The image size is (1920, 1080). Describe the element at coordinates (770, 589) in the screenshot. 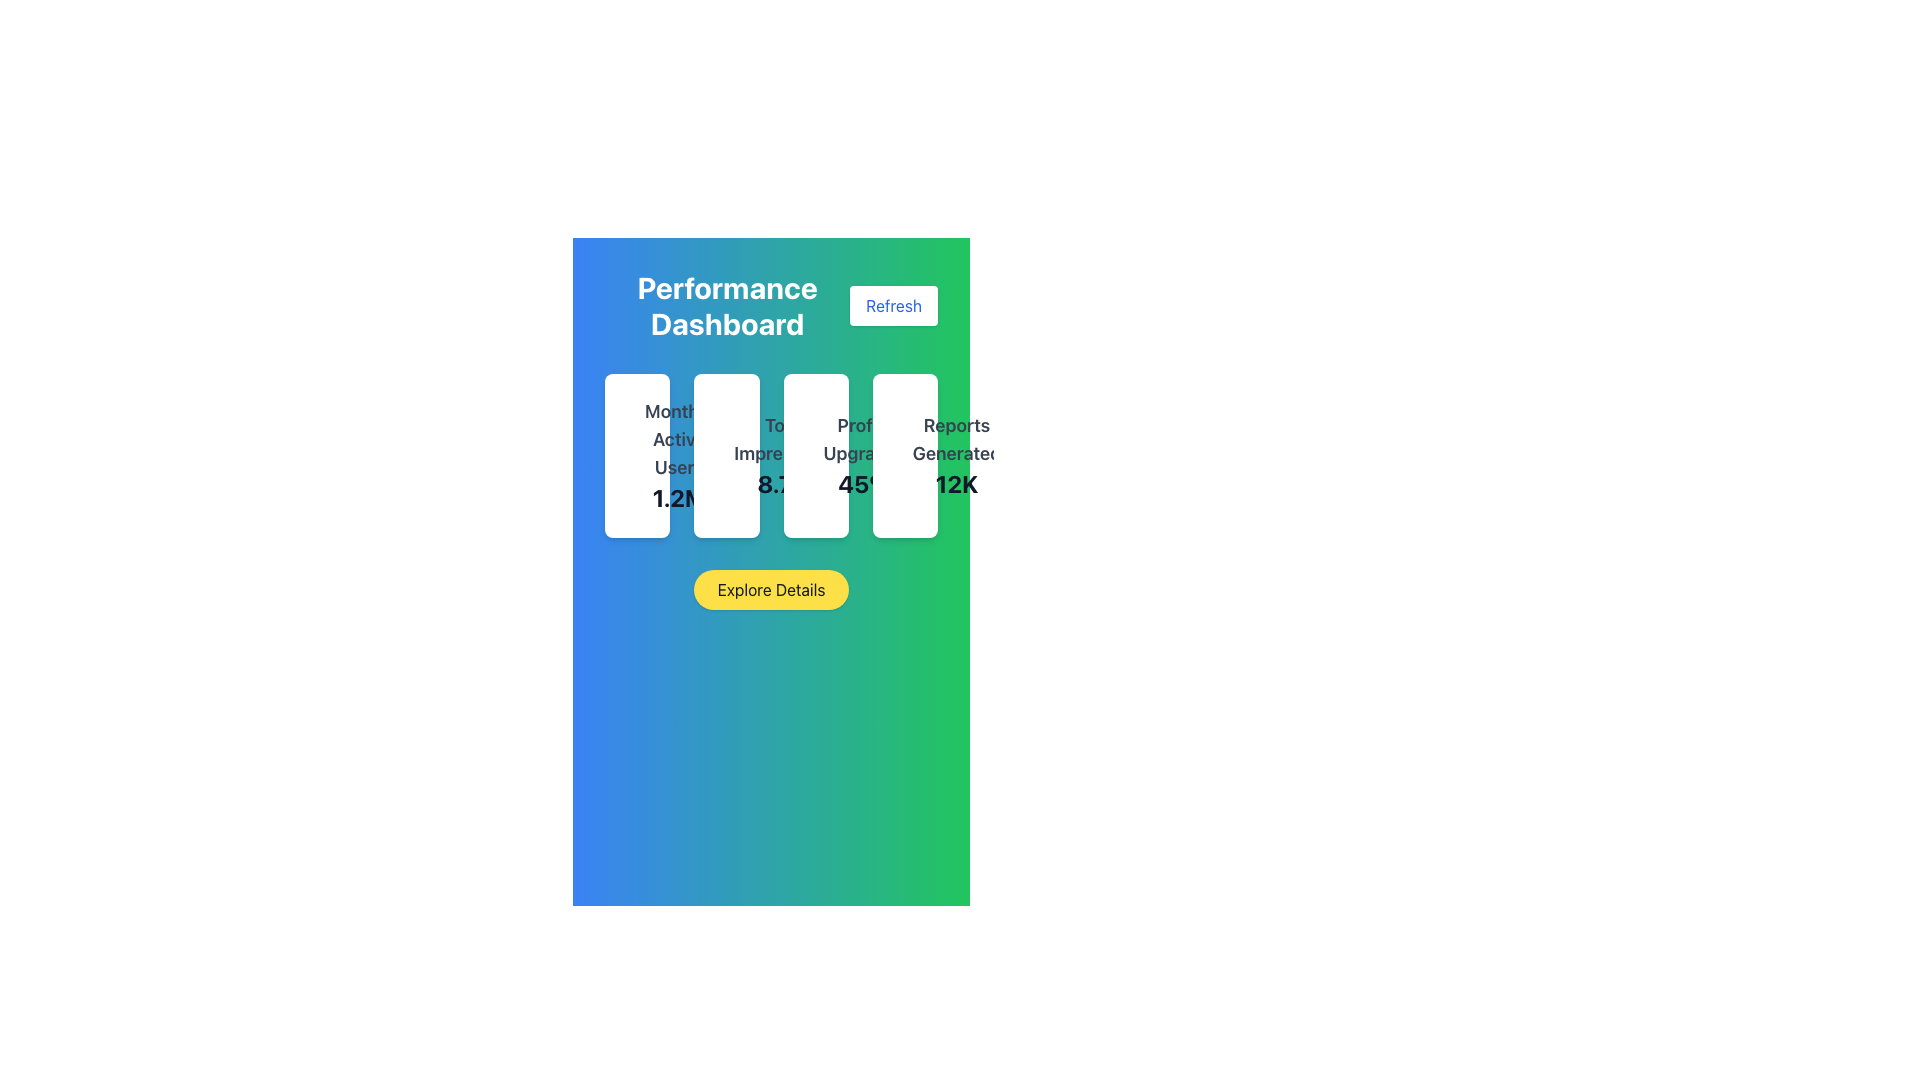

I see `the yellow button labeled 'Explore Details' located centrally below the 'Performance Dashboard' heading` at that location.